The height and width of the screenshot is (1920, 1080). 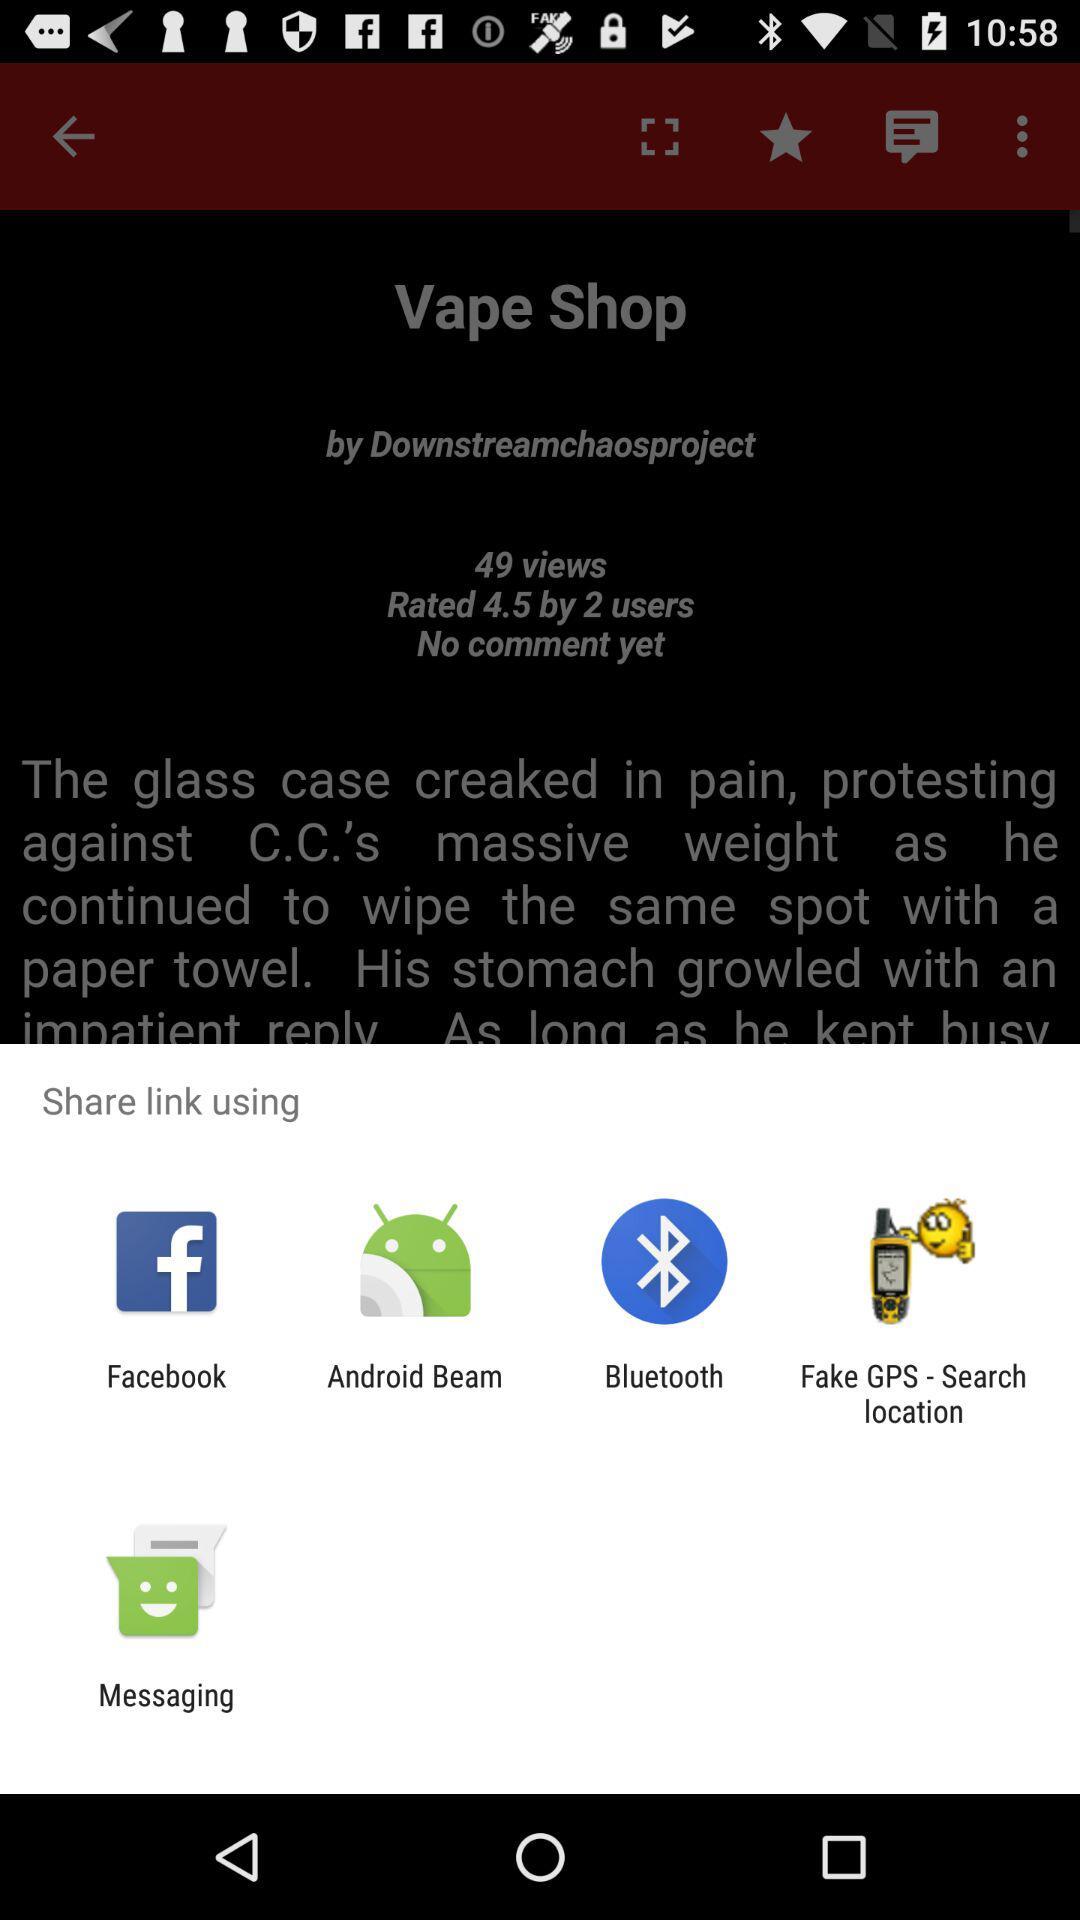 I want to click on the app to the left of android beam, so click(x=165, y=1392).